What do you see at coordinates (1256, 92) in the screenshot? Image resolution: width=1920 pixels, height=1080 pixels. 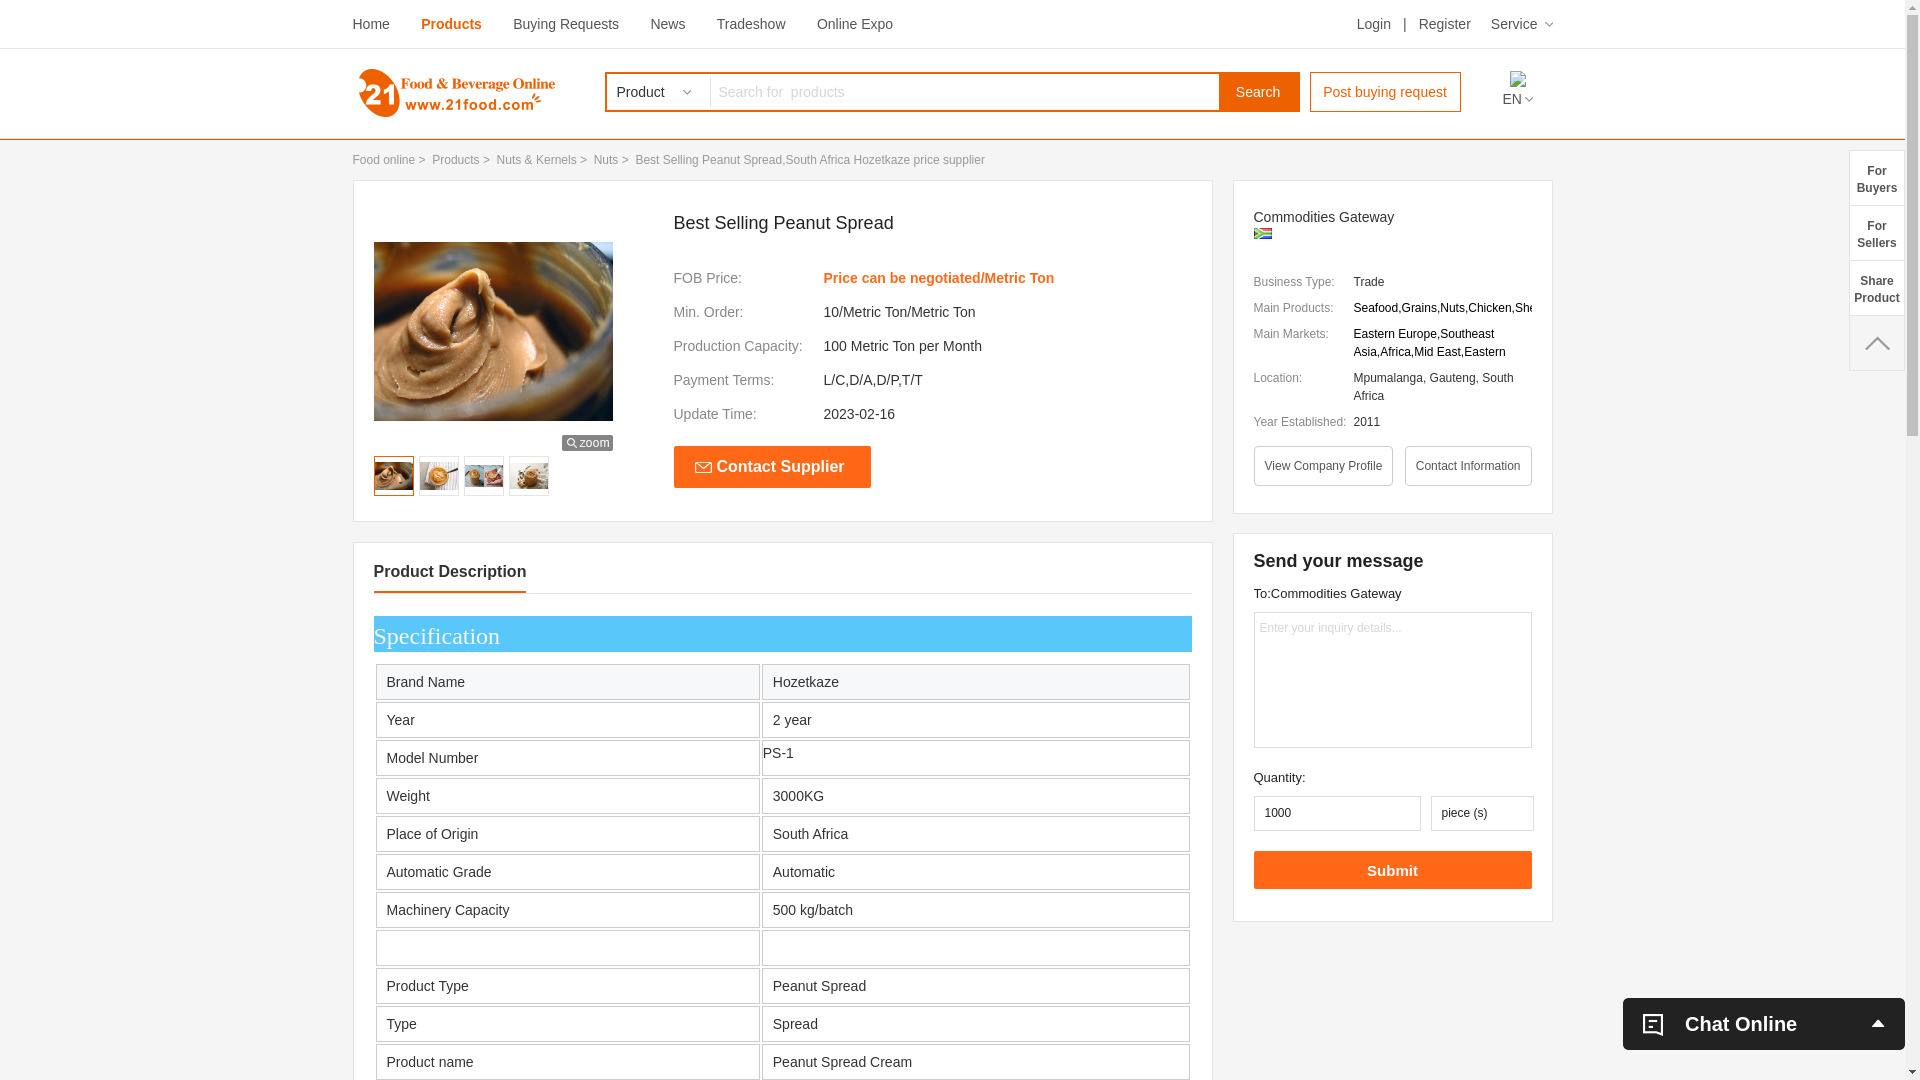 I see `'Search'` at bounding box center [1256, 92].